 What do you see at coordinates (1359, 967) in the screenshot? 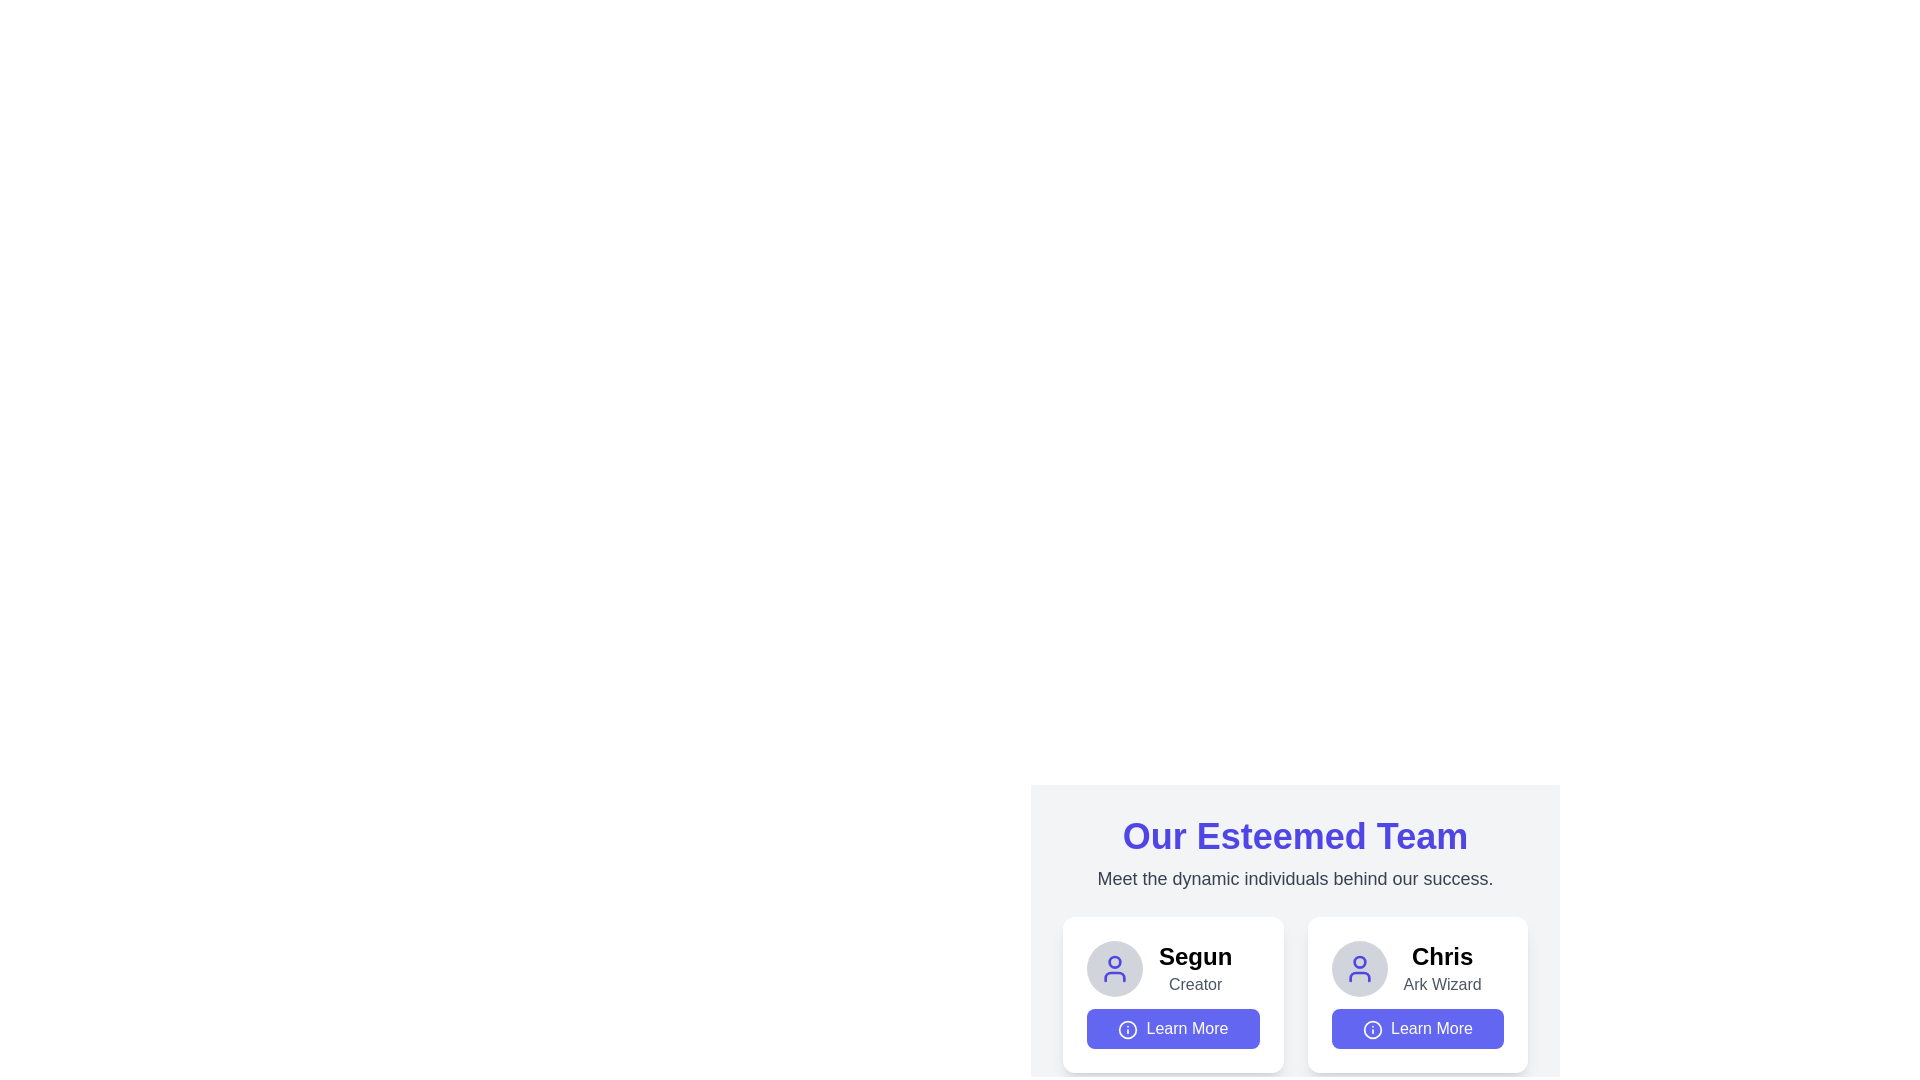
I see `the user profile icon representing 'Chris', which is located on the right side of the 'Our Esteemed Team' section, as the second profile from the left` at bounding box center [1359, 967].